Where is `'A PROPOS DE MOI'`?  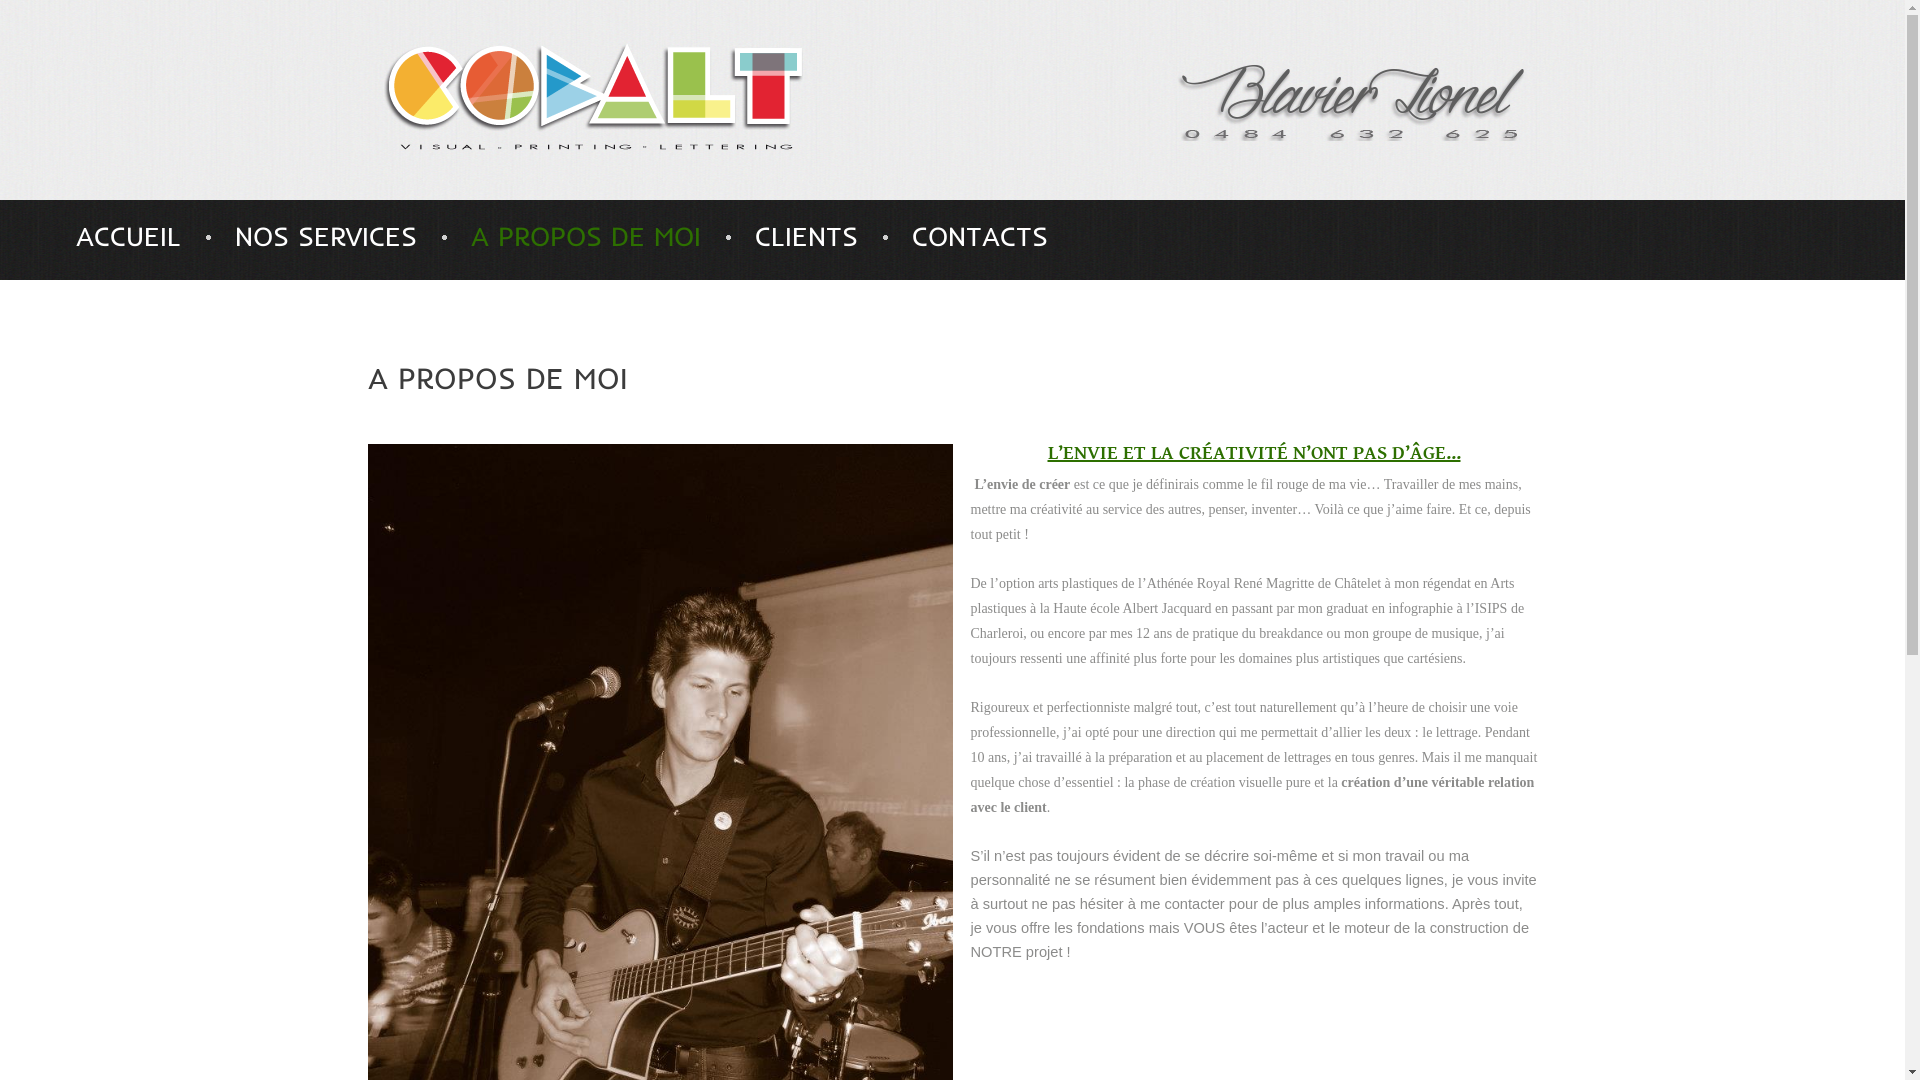 'A PROPOS DE MOI' is located at coordinates (584, 235).